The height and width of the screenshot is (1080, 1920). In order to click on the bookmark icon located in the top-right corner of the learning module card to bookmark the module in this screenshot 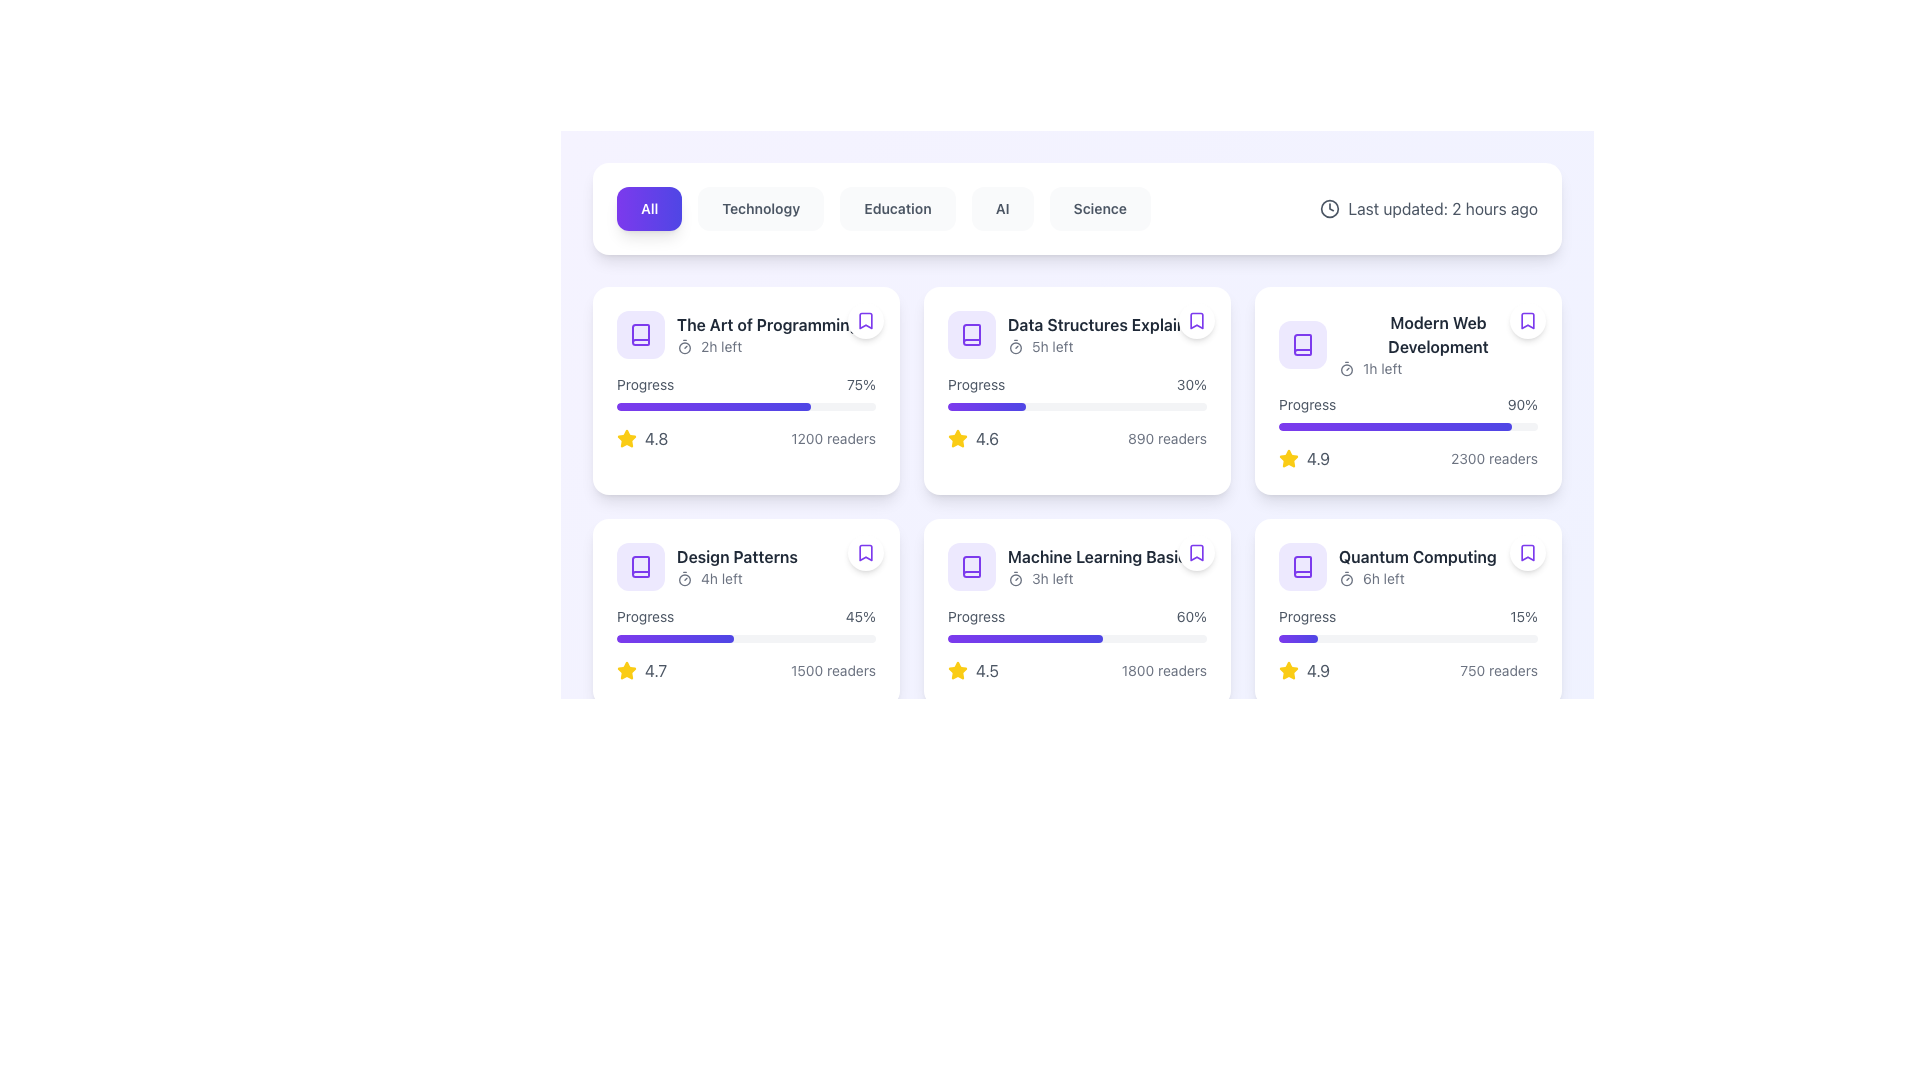, I will do `click(1526, 552)`.